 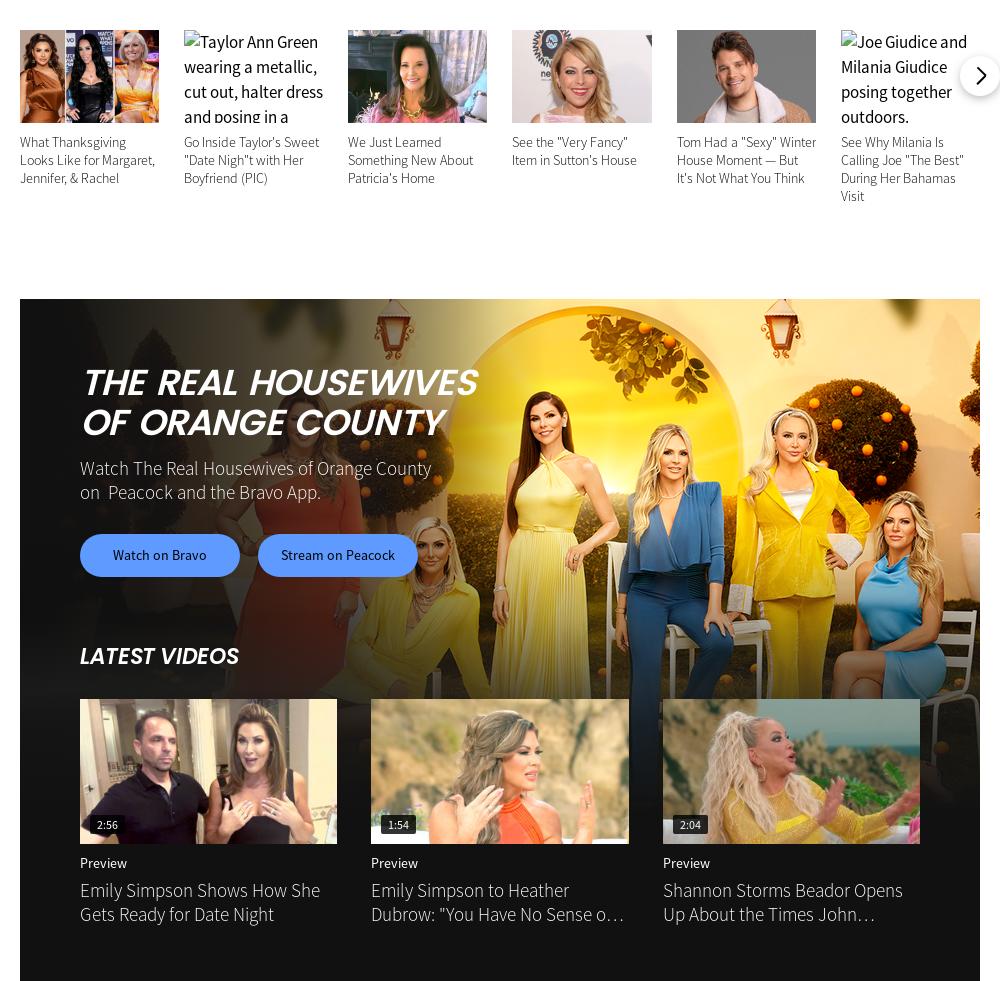 What do you see at coordinates (199, 901) in the screenshot?
I see `'Emily Simpson Shows How She Gets Ready for Date Night'` at bounding box center [199, 901].